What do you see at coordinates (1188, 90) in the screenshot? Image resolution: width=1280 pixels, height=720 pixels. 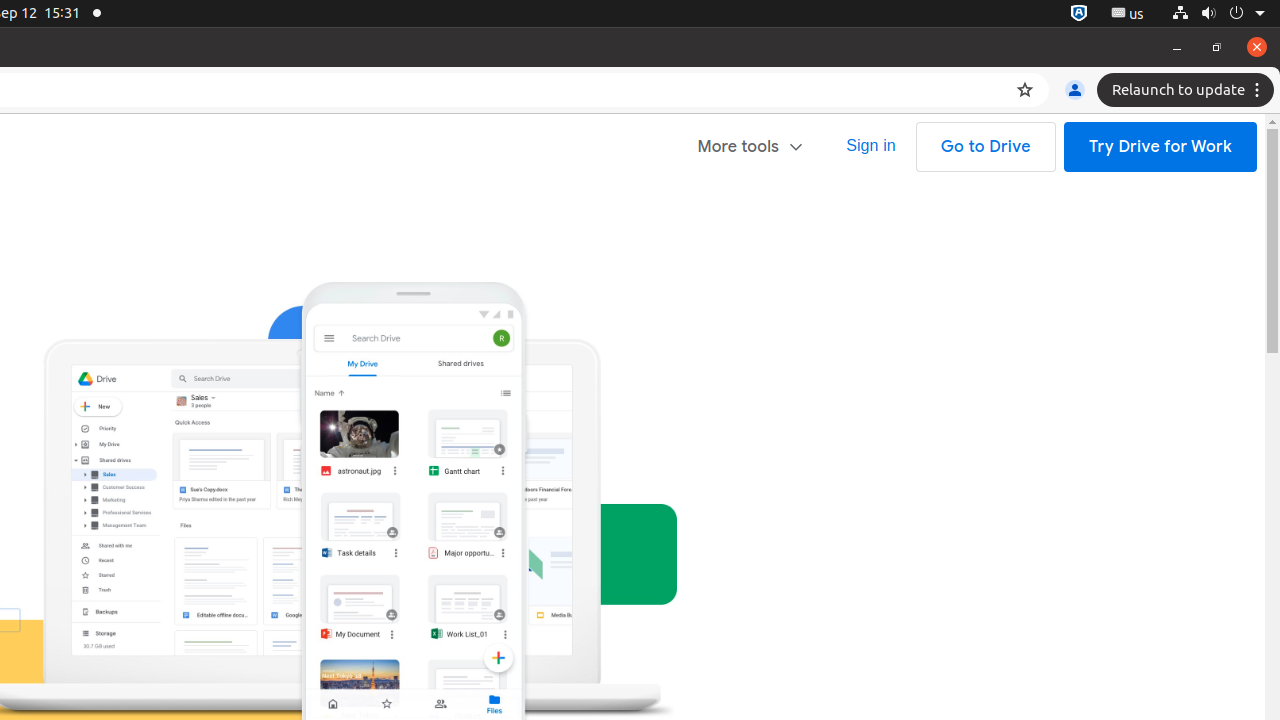 I see `'Relaunch to update'` at bounding box center [1188, 90].